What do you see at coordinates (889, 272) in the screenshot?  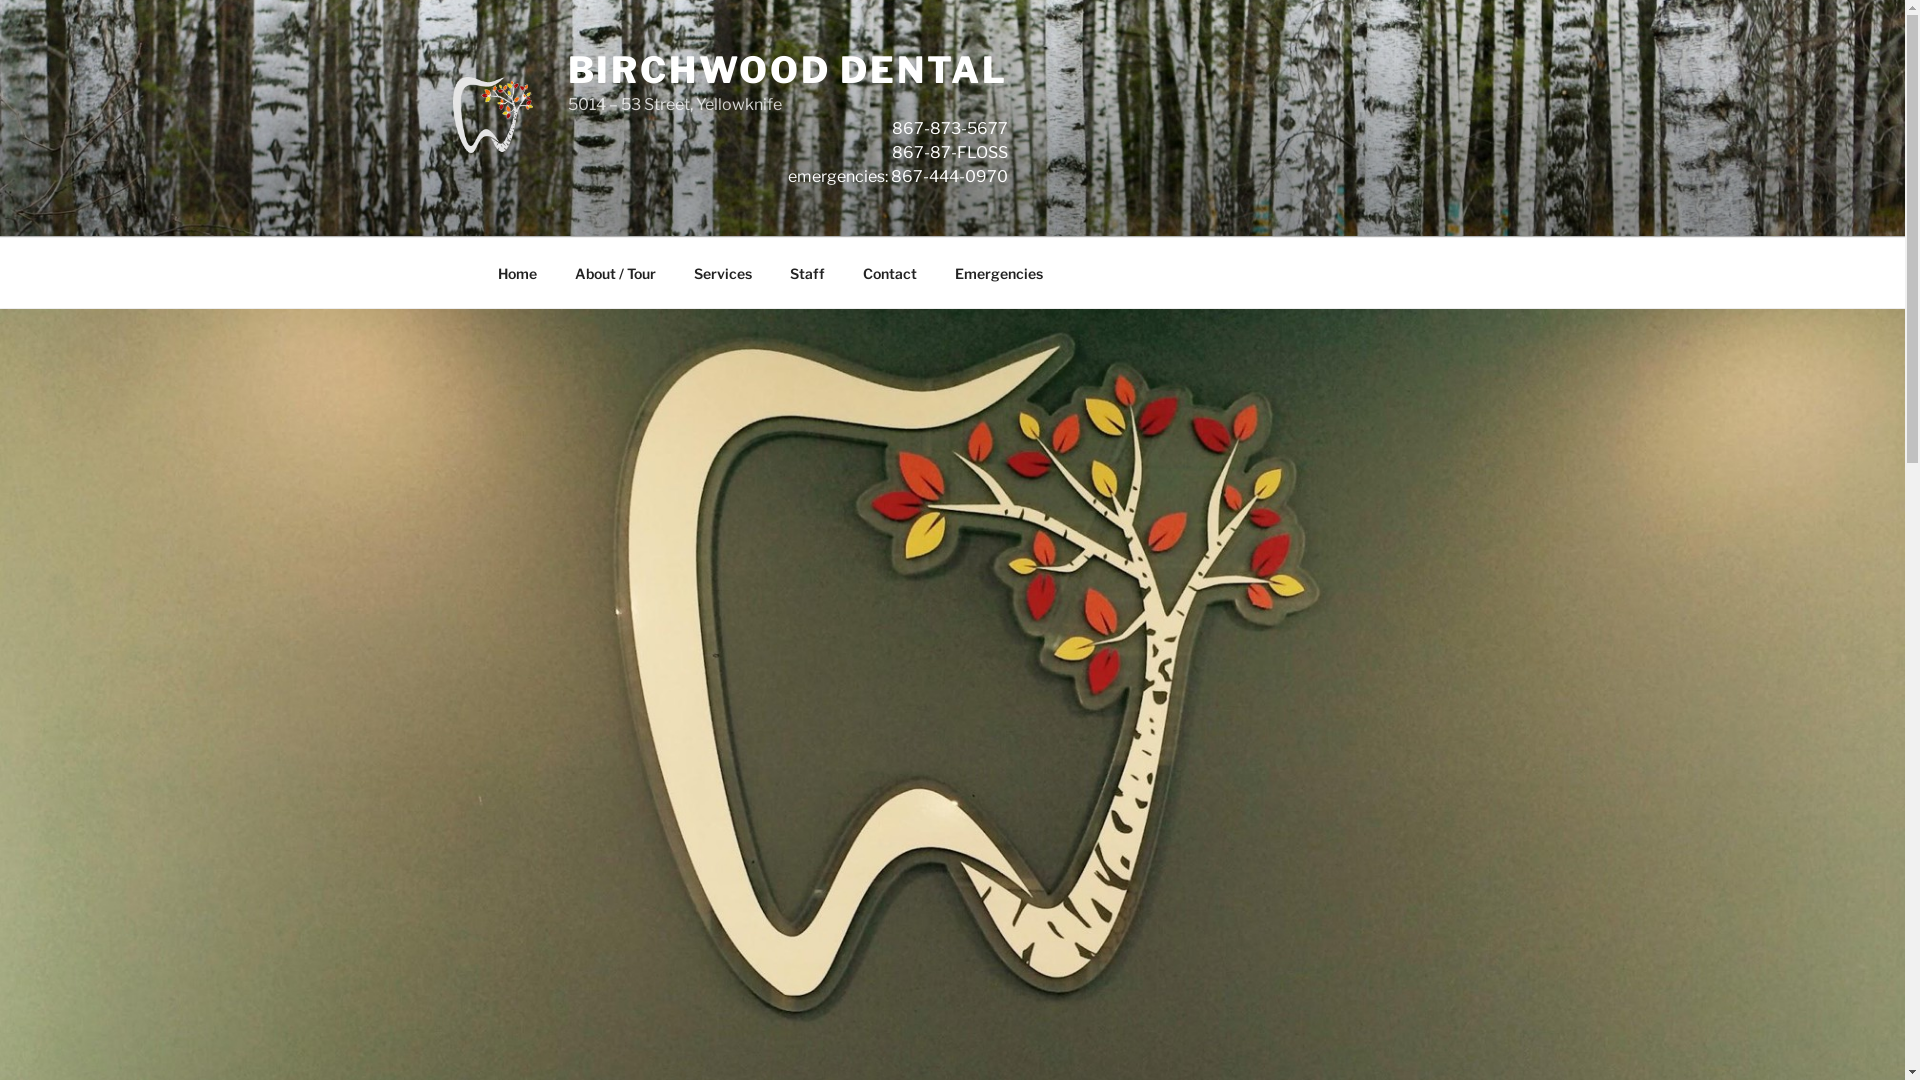 I see `'Contact'` at bounding box center [889, 272].